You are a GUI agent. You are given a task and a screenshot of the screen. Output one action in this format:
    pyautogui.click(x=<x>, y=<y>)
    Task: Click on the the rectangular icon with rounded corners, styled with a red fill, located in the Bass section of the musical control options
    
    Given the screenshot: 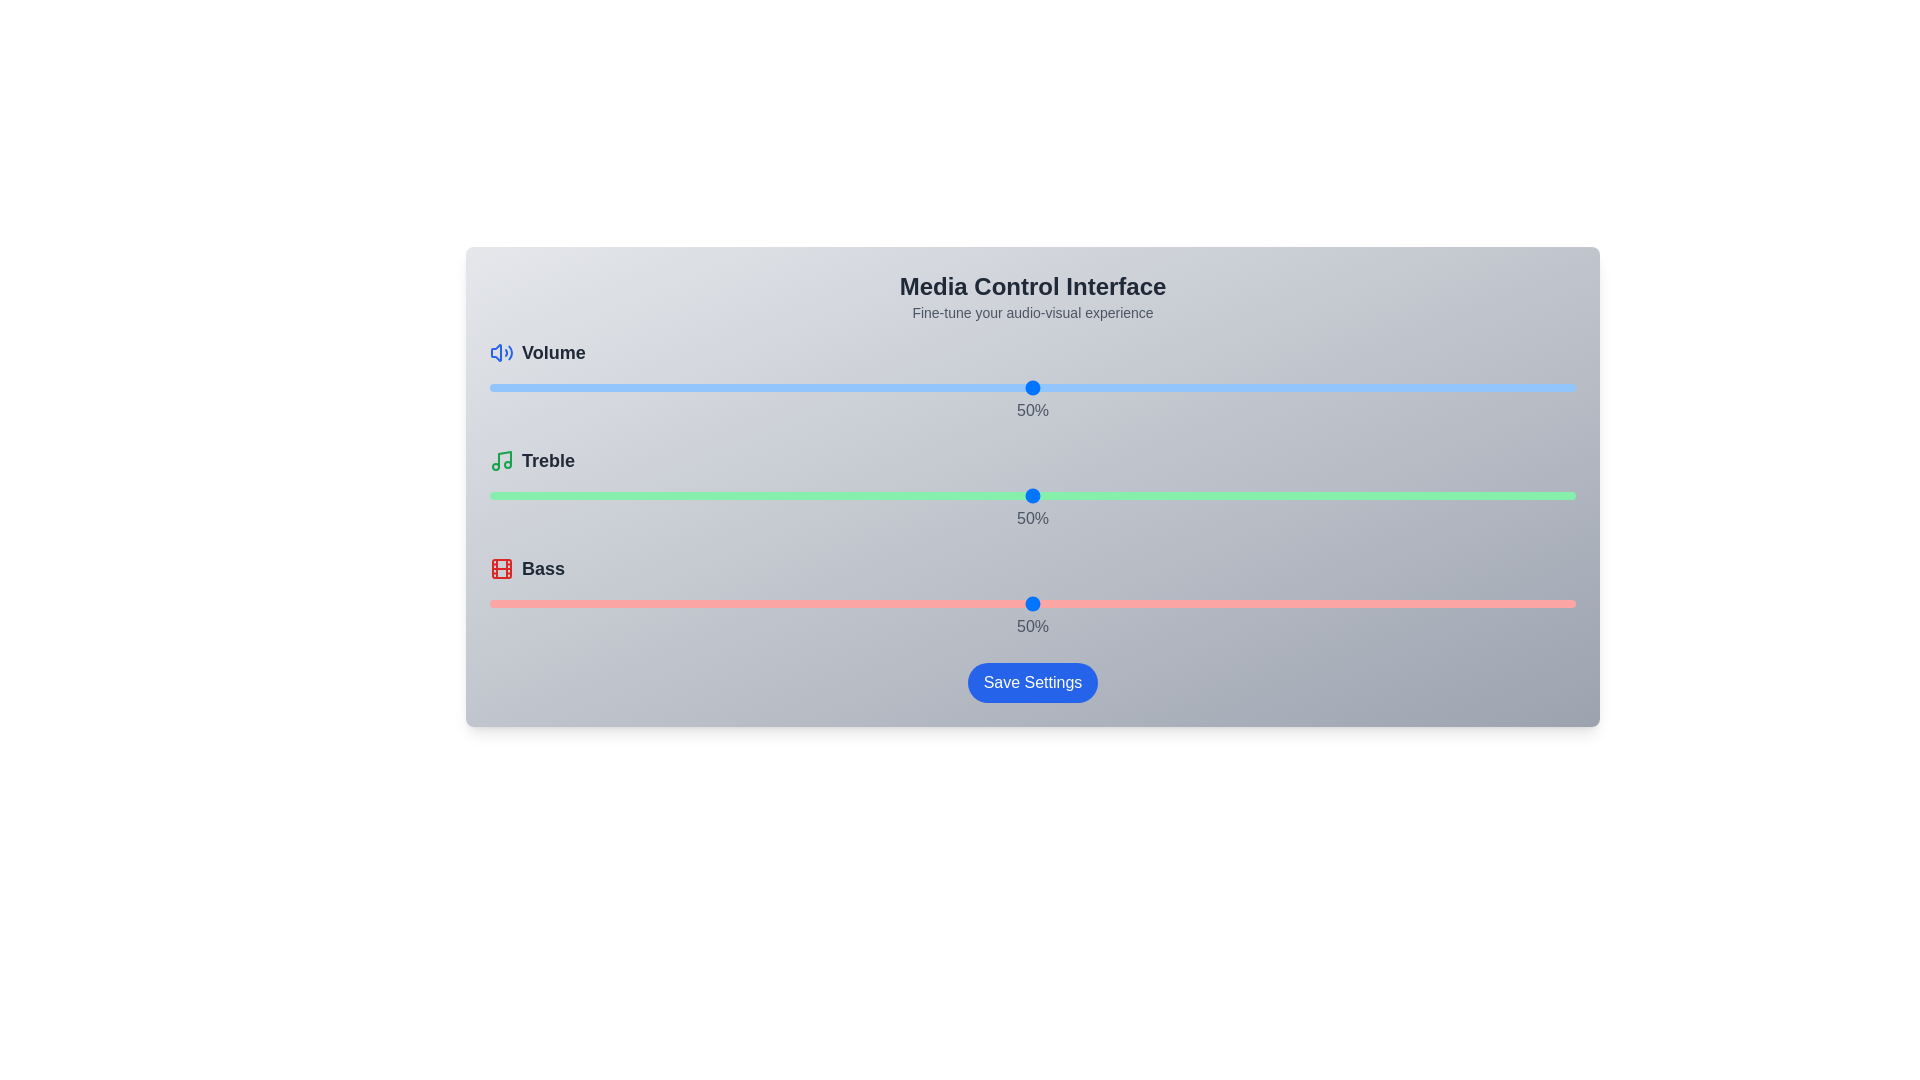 What is the action you would take?
    pyautogui.click(x=502, y=569)
    